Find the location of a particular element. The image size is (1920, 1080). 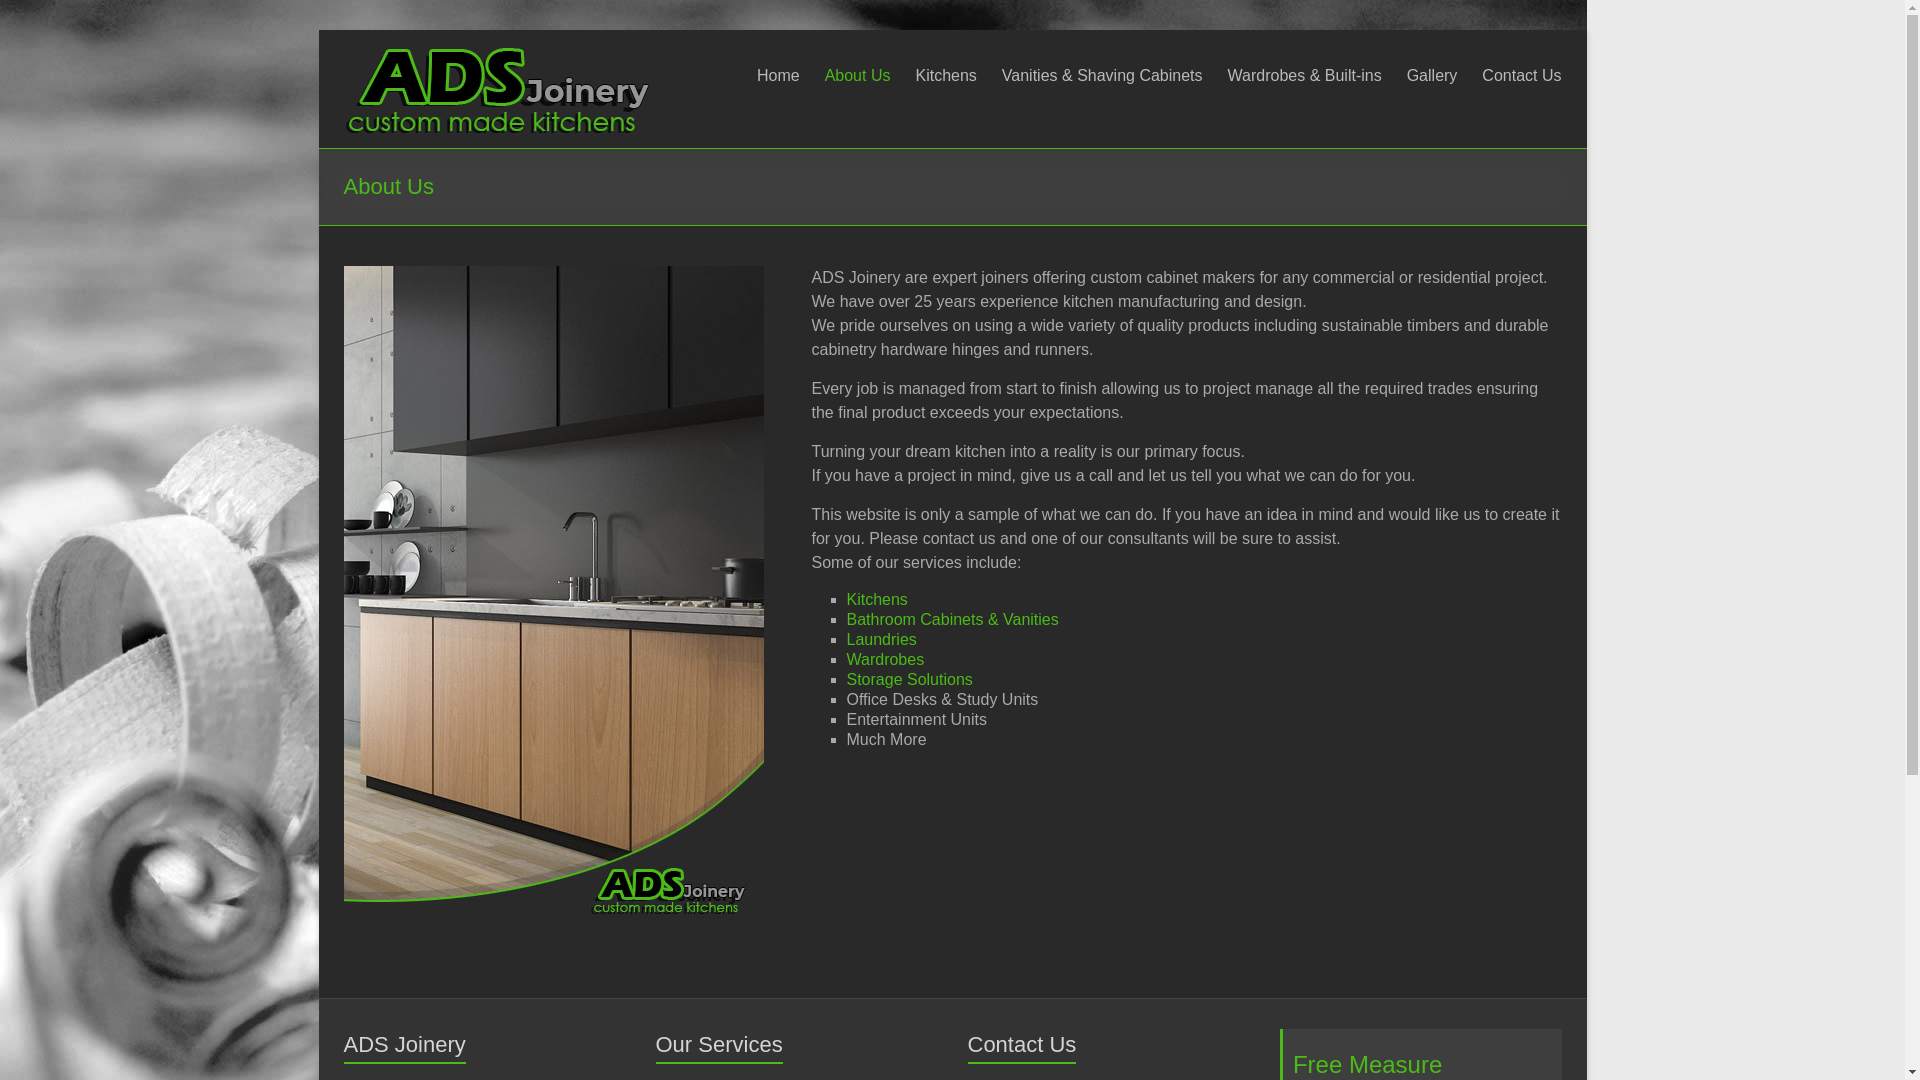

'Storage Solutions' is located at coordinates (907, 678).